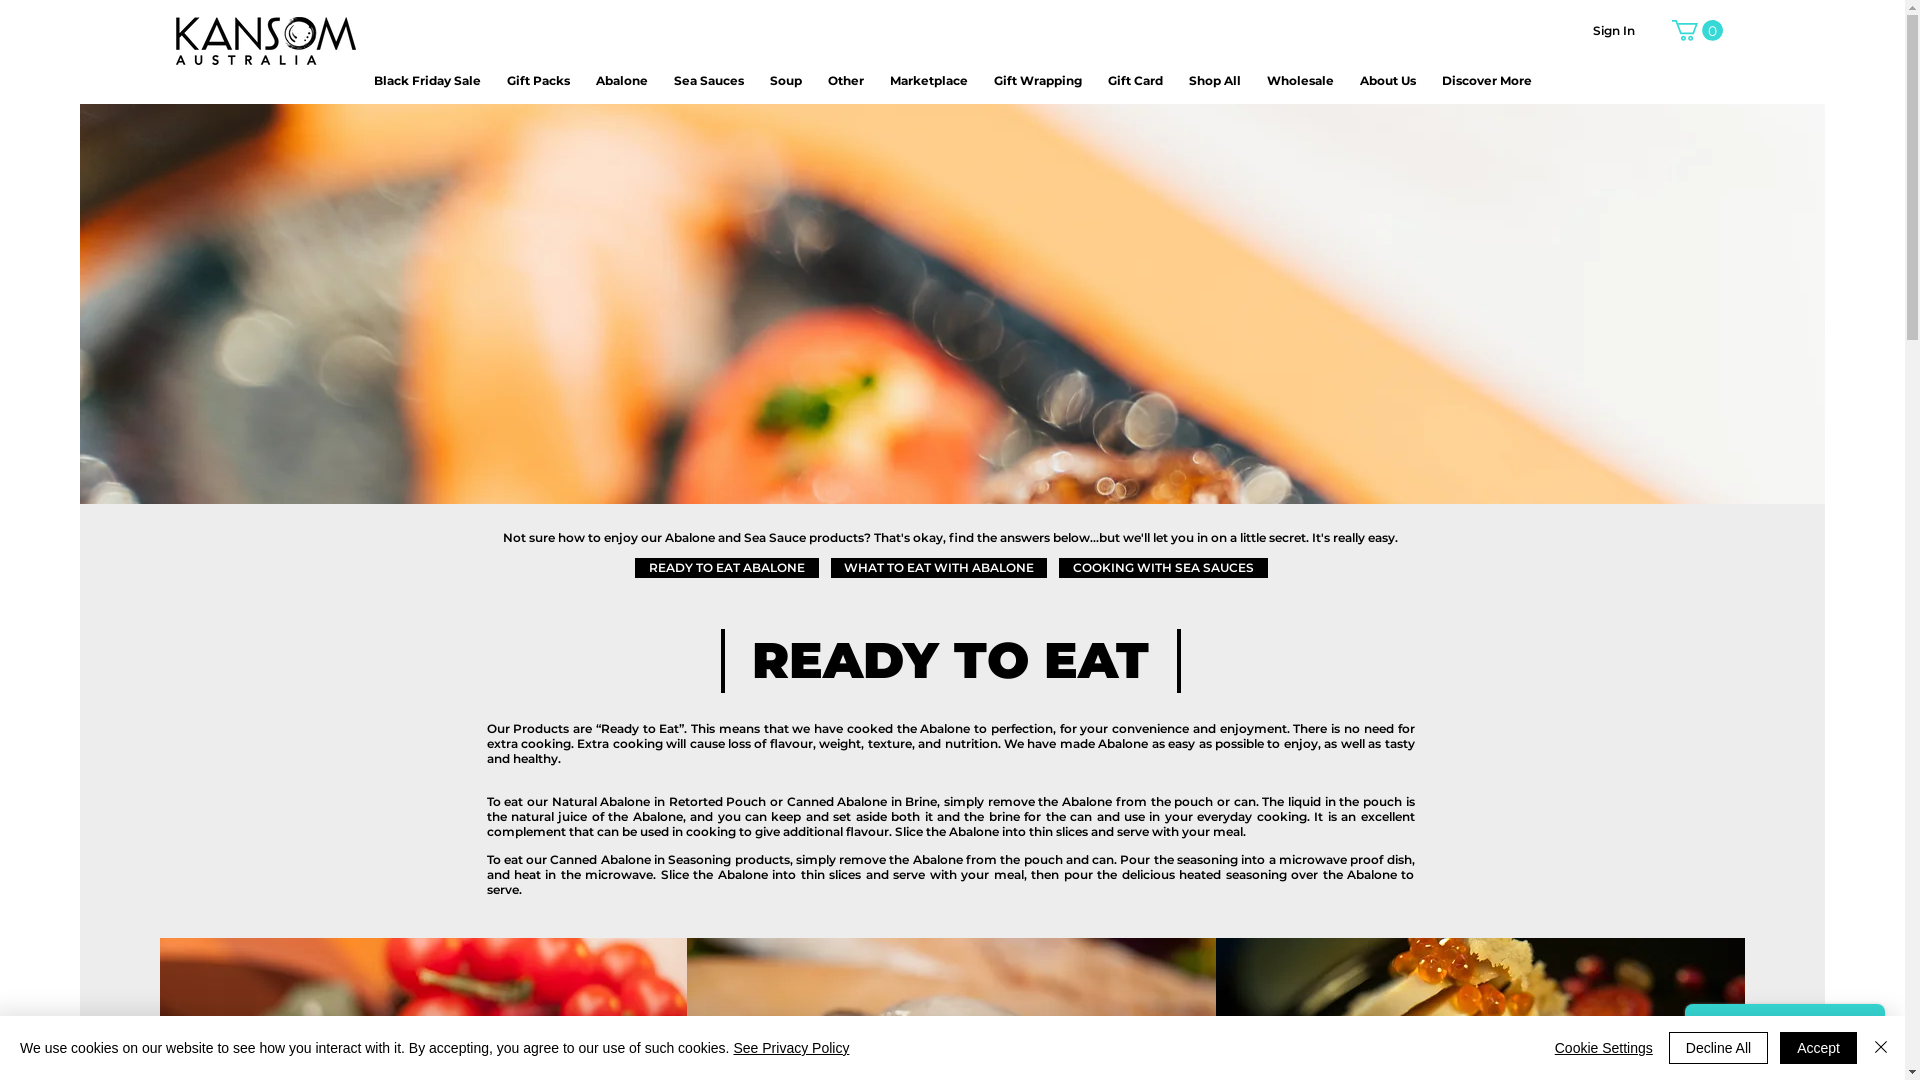 This screenshot has height=1080, width=1920. Describe the element at coordinates (537, 79) in the screenshot. I see `'Gift Packs'` at that location.